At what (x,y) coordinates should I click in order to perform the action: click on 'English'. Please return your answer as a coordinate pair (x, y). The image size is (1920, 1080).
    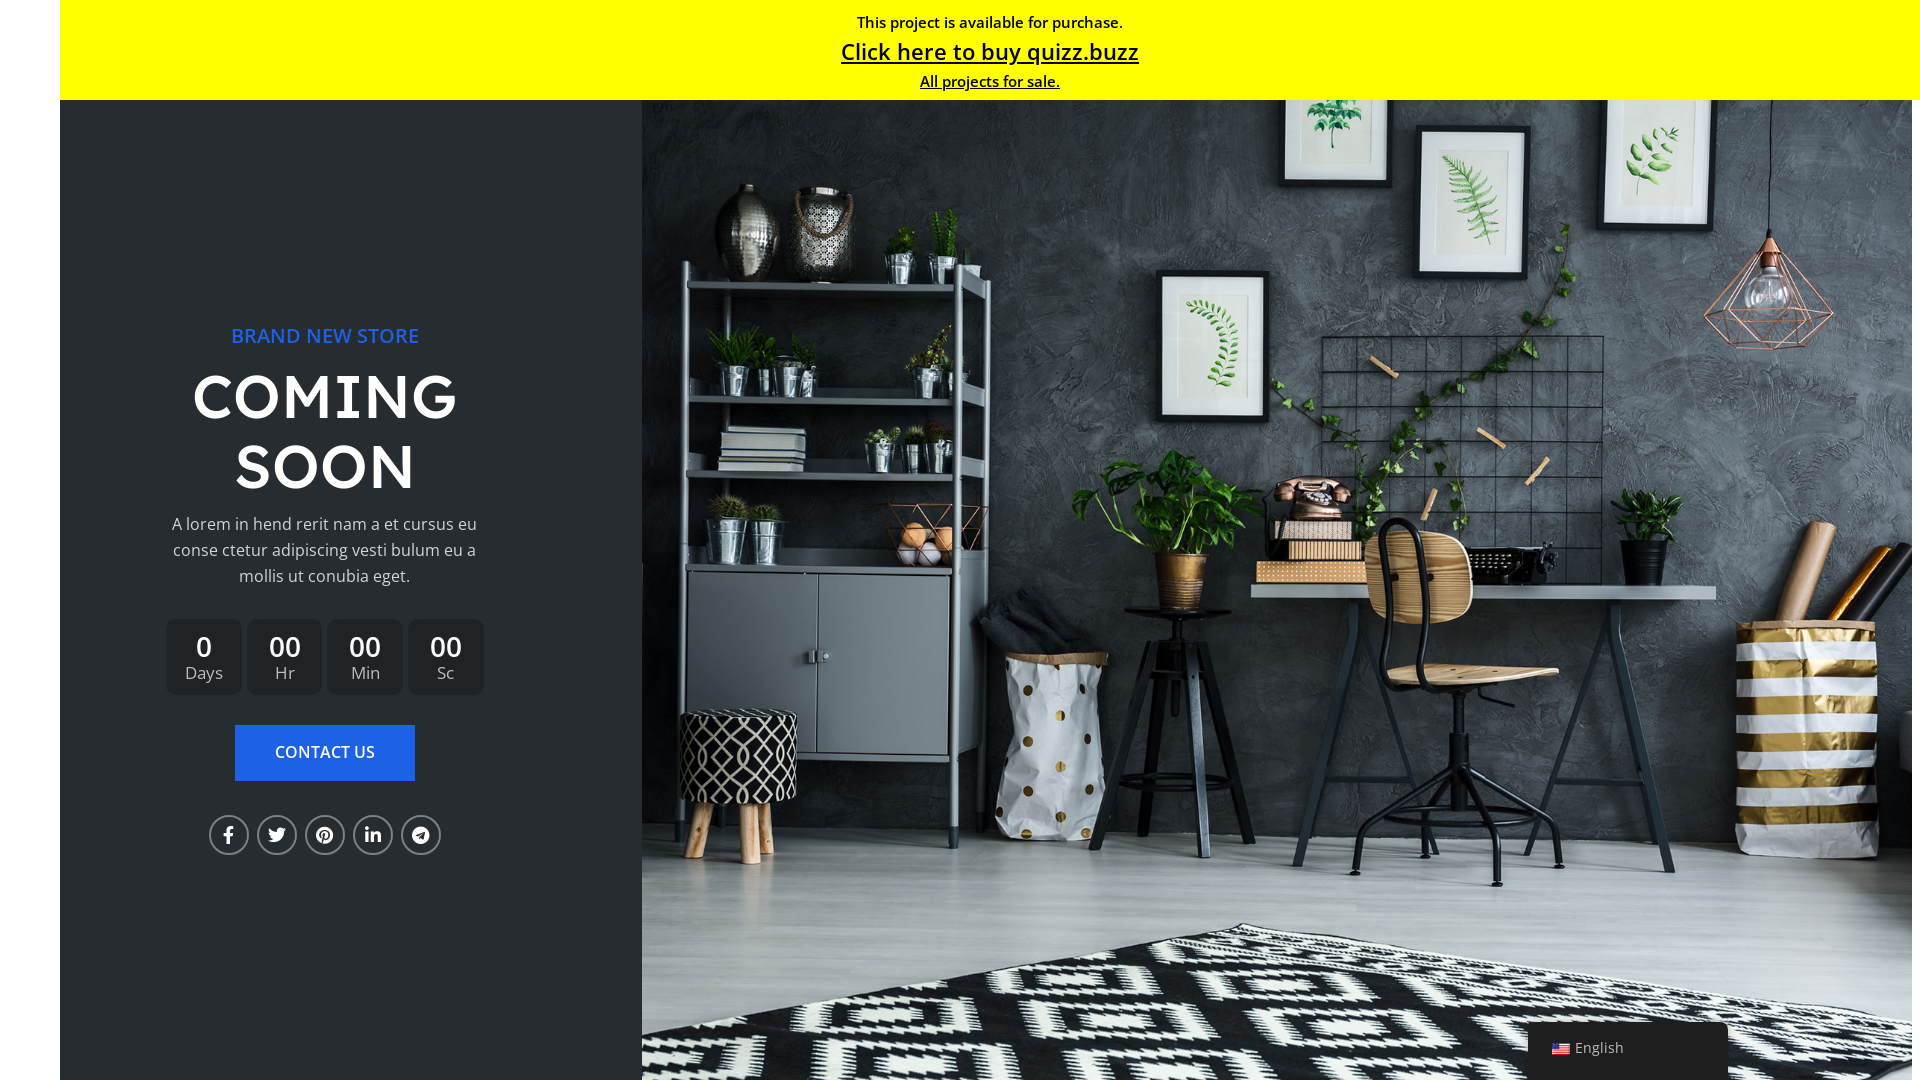
    Looking at the image, I should click on (1550, 1048).